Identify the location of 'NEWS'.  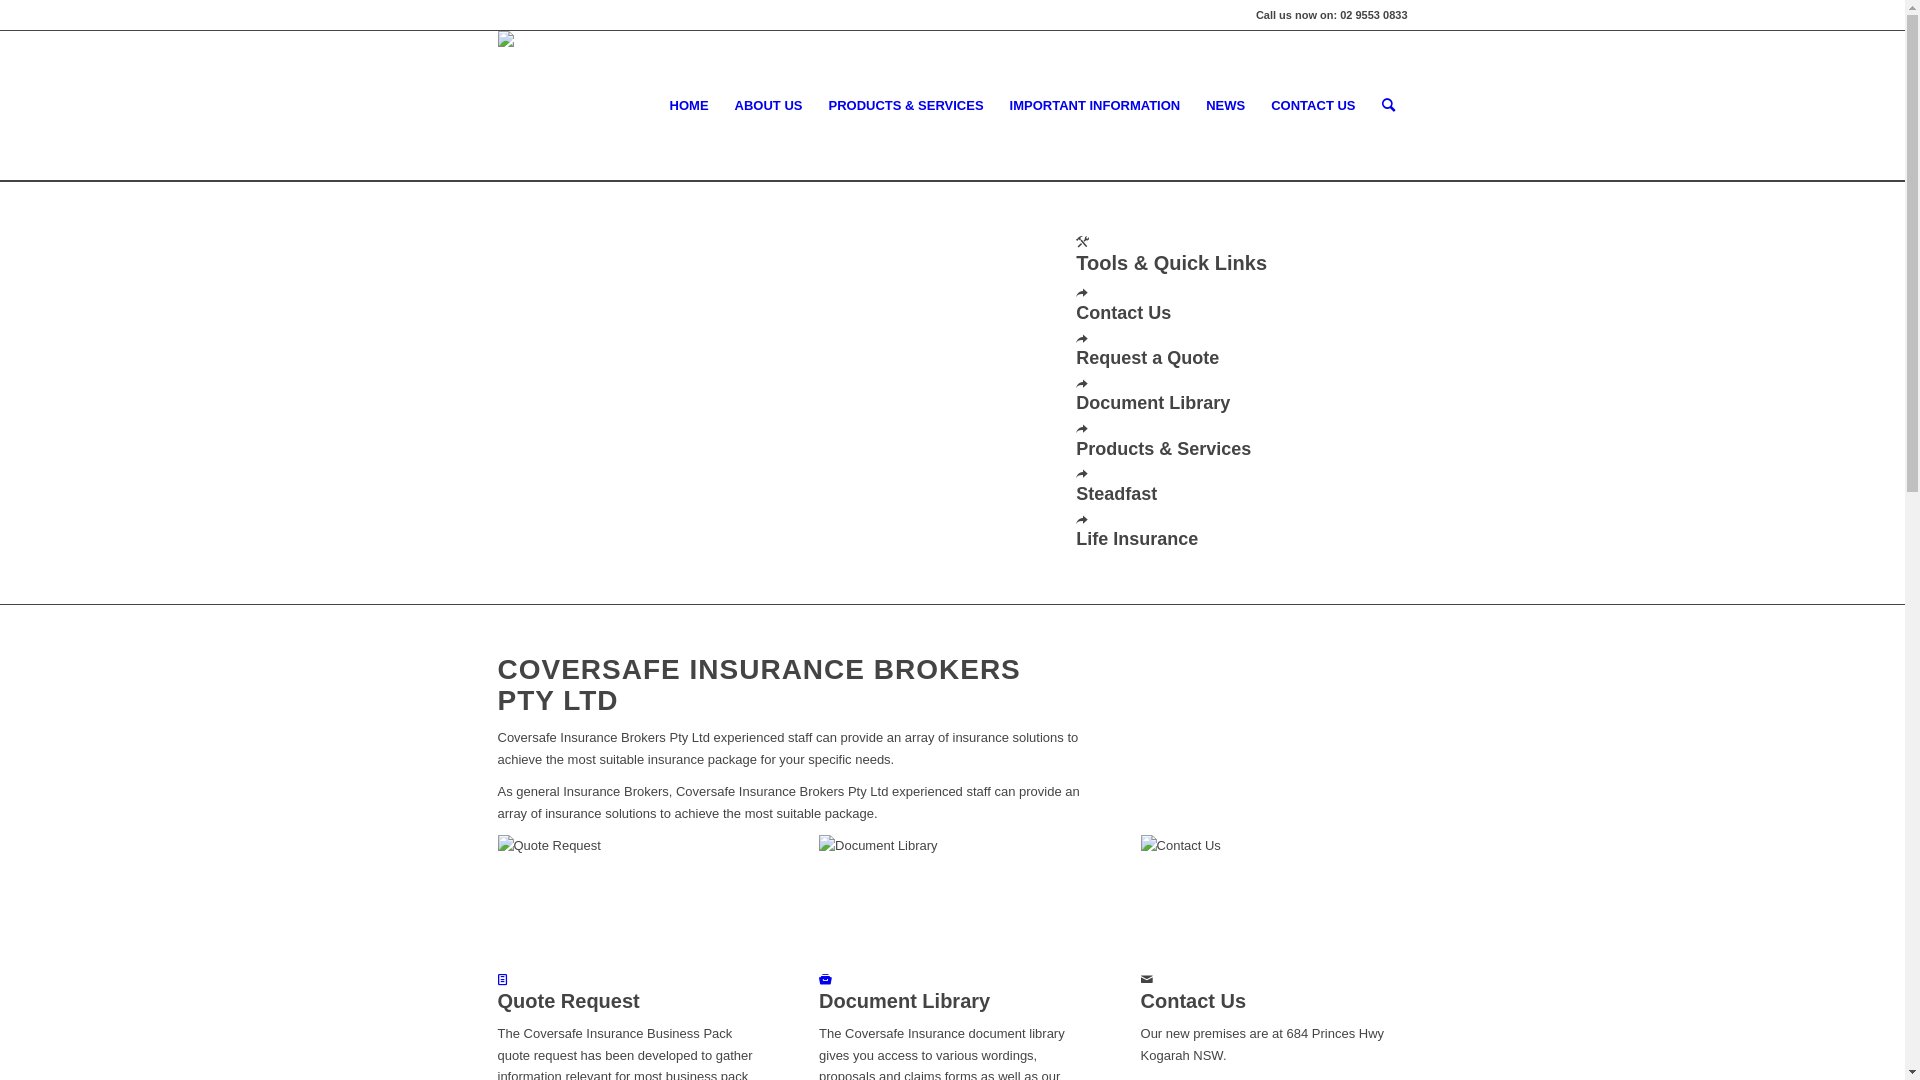
(1224, 105).